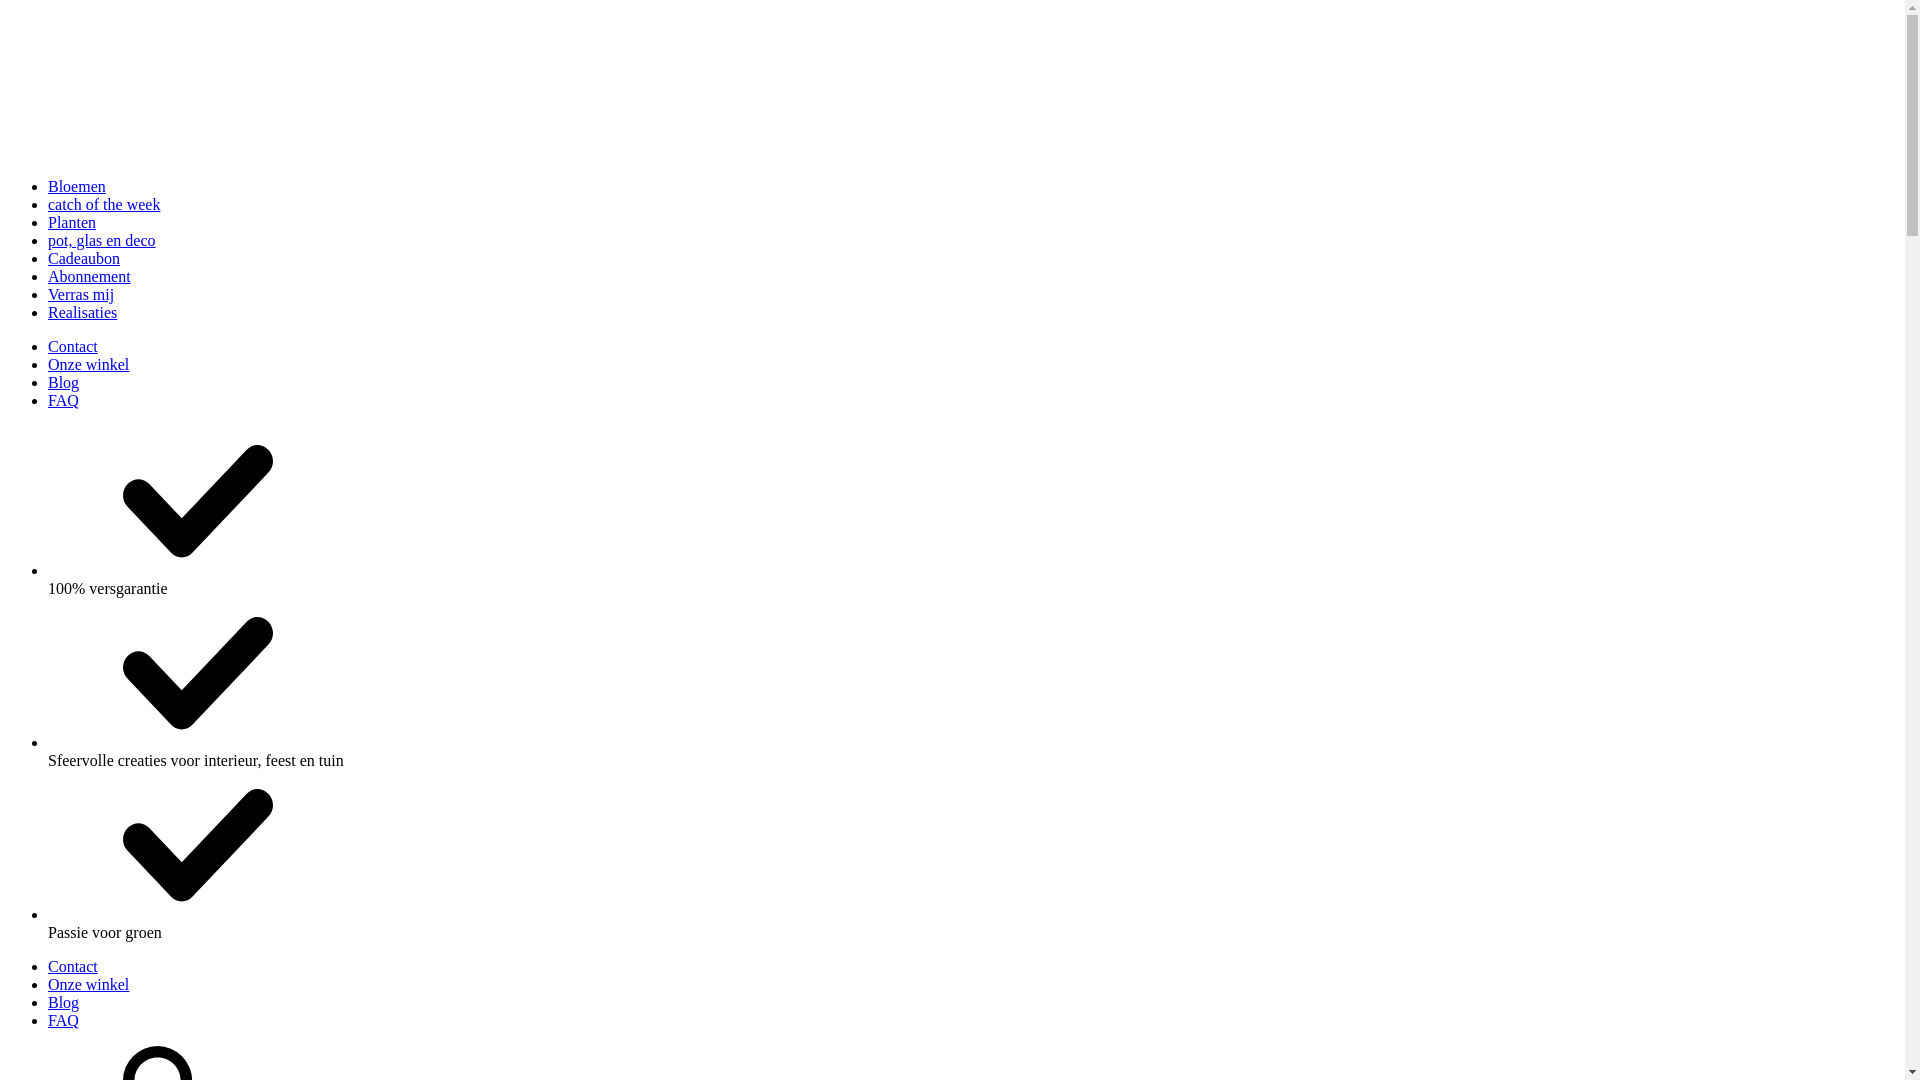 The width and height of the screenshot is (1920, 1080). What do you see at coordinates (72, 965) in the screenshot?
I see `'Contact'` at bounding box center [72, 965].